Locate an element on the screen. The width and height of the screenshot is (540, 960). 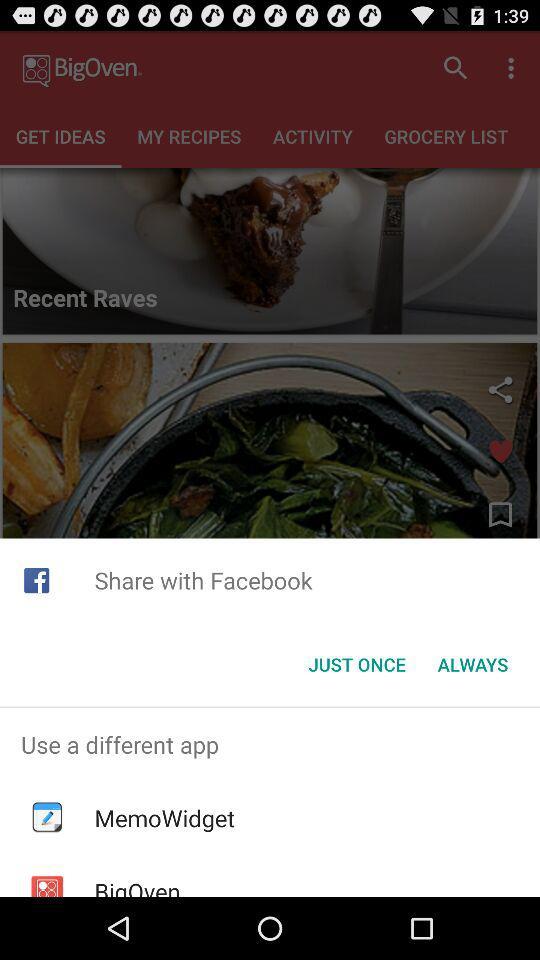
the memowidget is located at coordinates (163, 818).